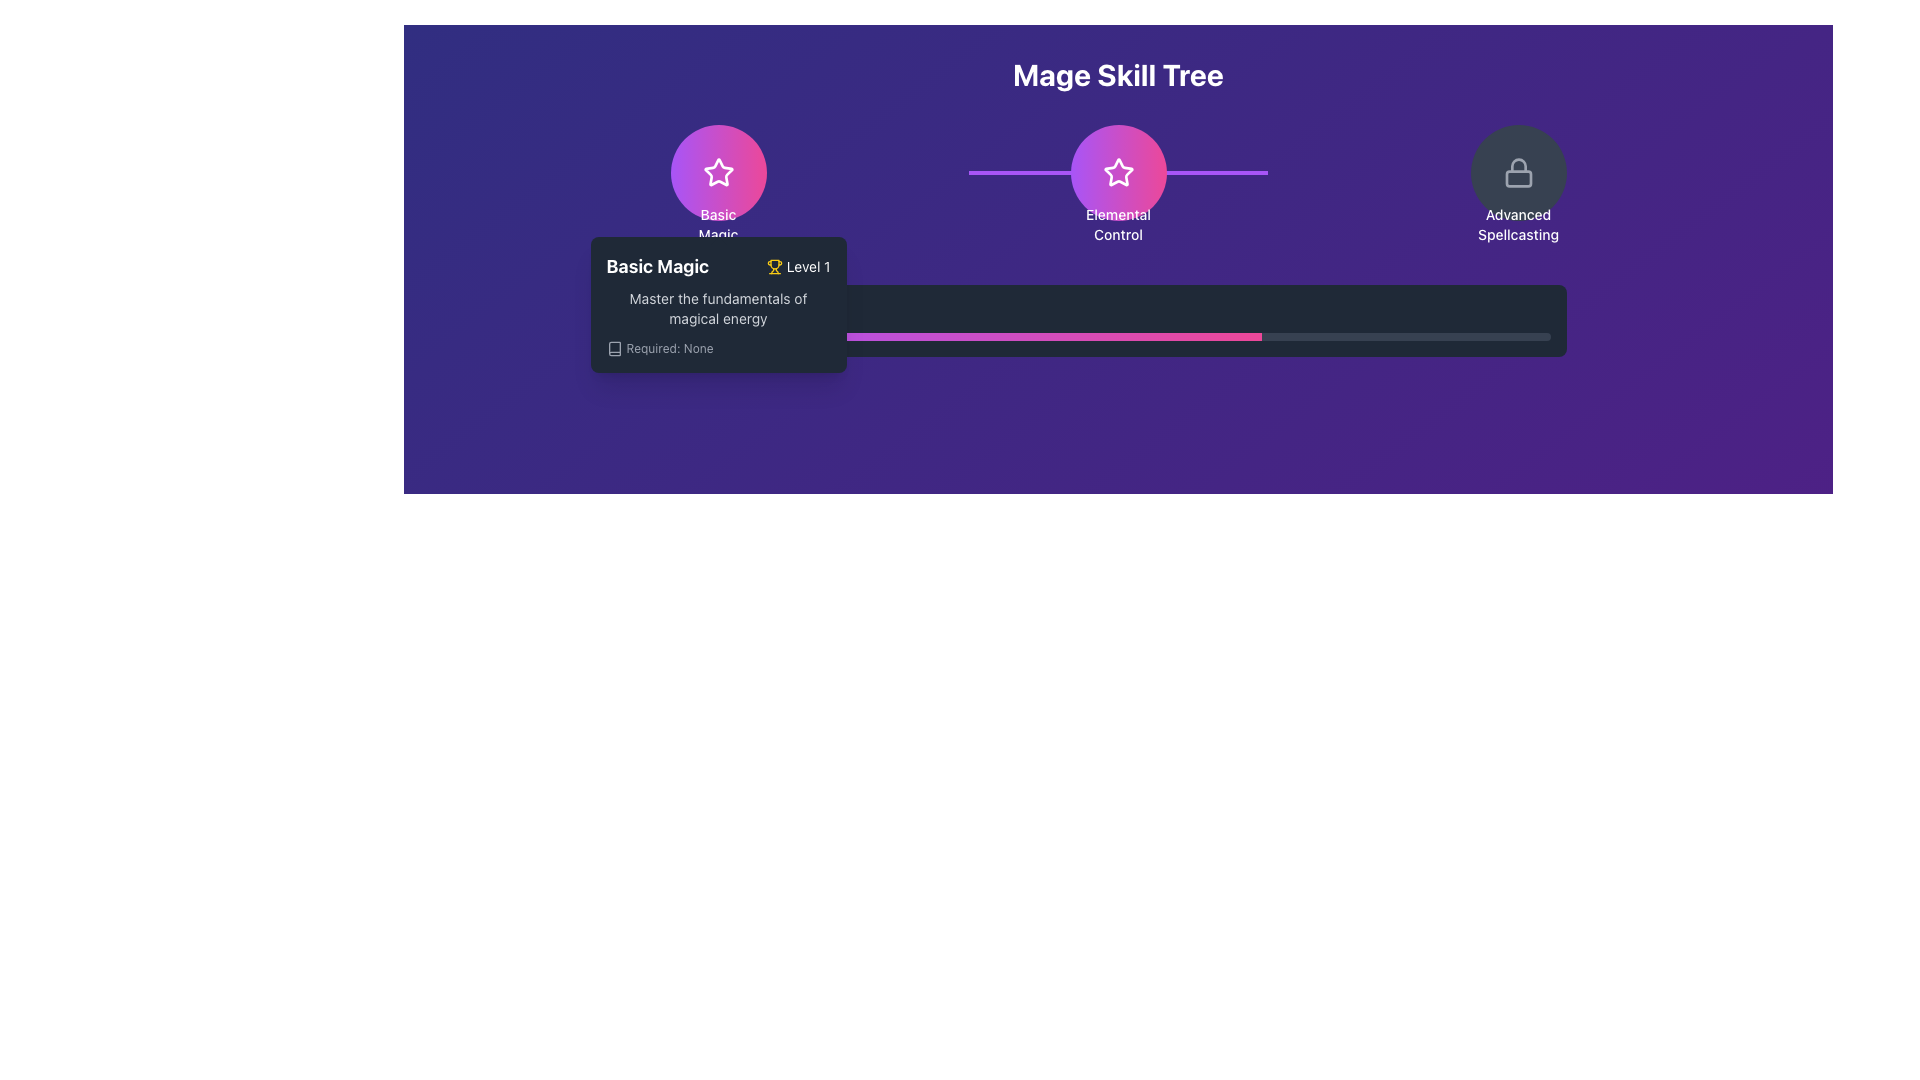 This screenshot has width=1920, height=1080. Describe the element at coordinates (718, 171) in the screenshot. I see `the 'Basic Magic' skill node icon, which is represented by a star within the Mage Skill Tree interface` at that location.